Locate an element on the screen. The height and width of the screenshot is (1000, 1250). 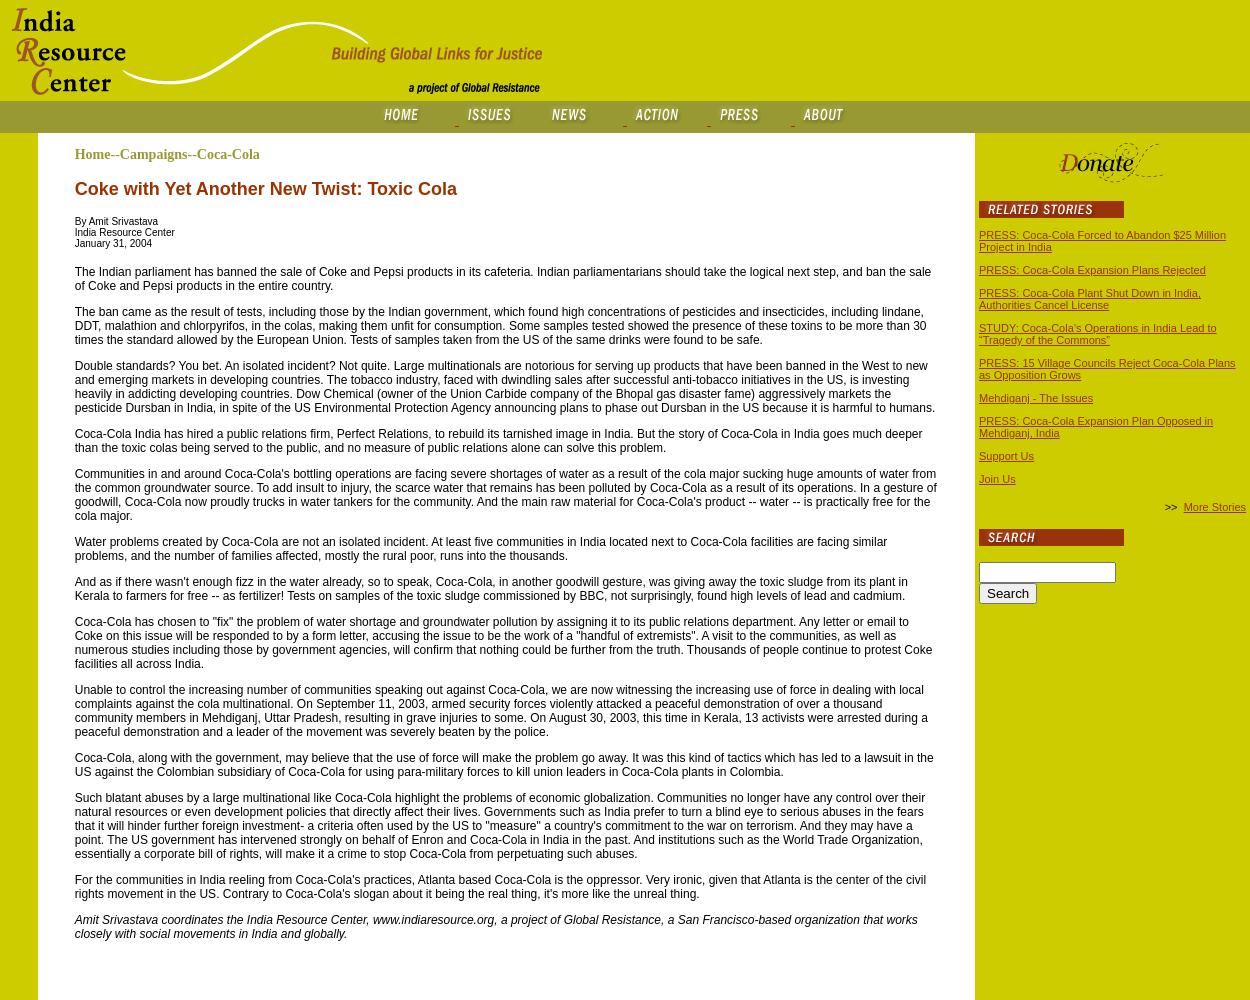
'January 31, 2004' is located at coordinates (111, 242).